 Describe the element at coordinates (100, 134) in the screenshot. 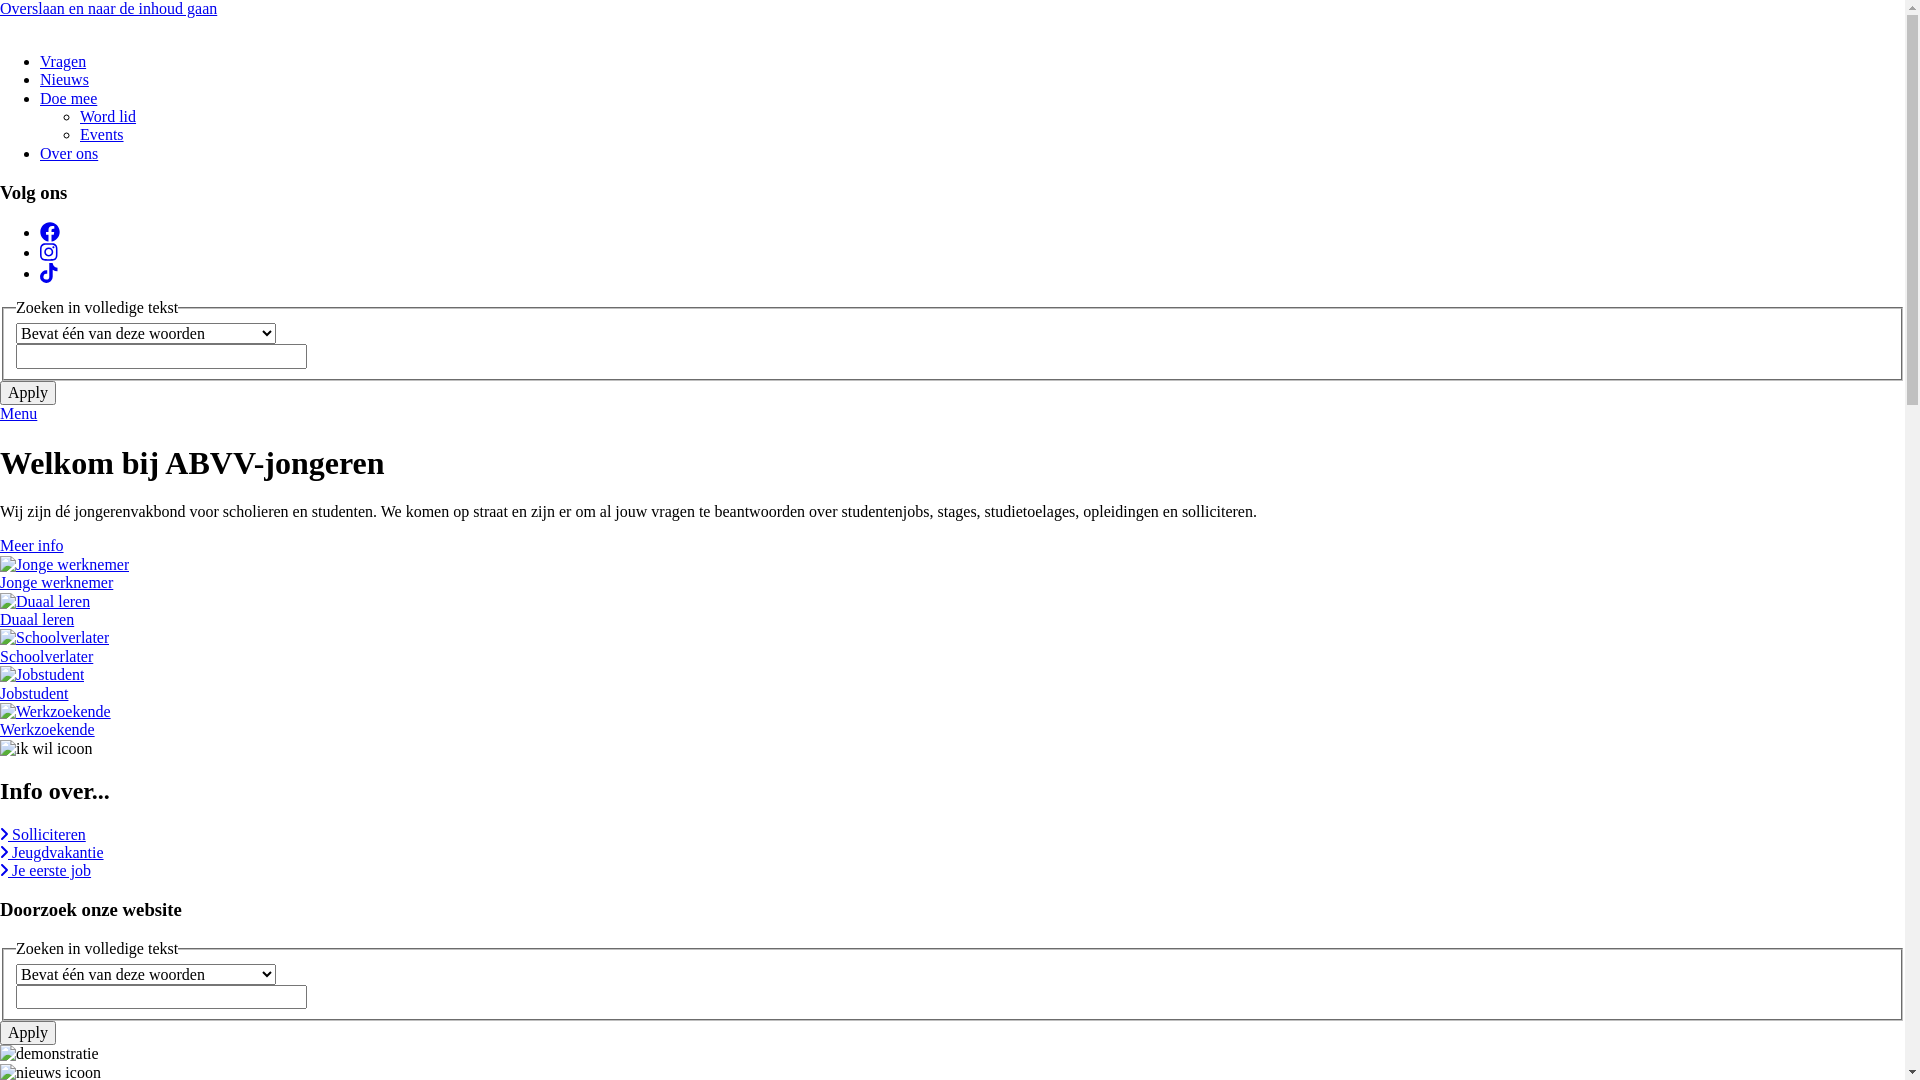

I see `'Events'` at that location.